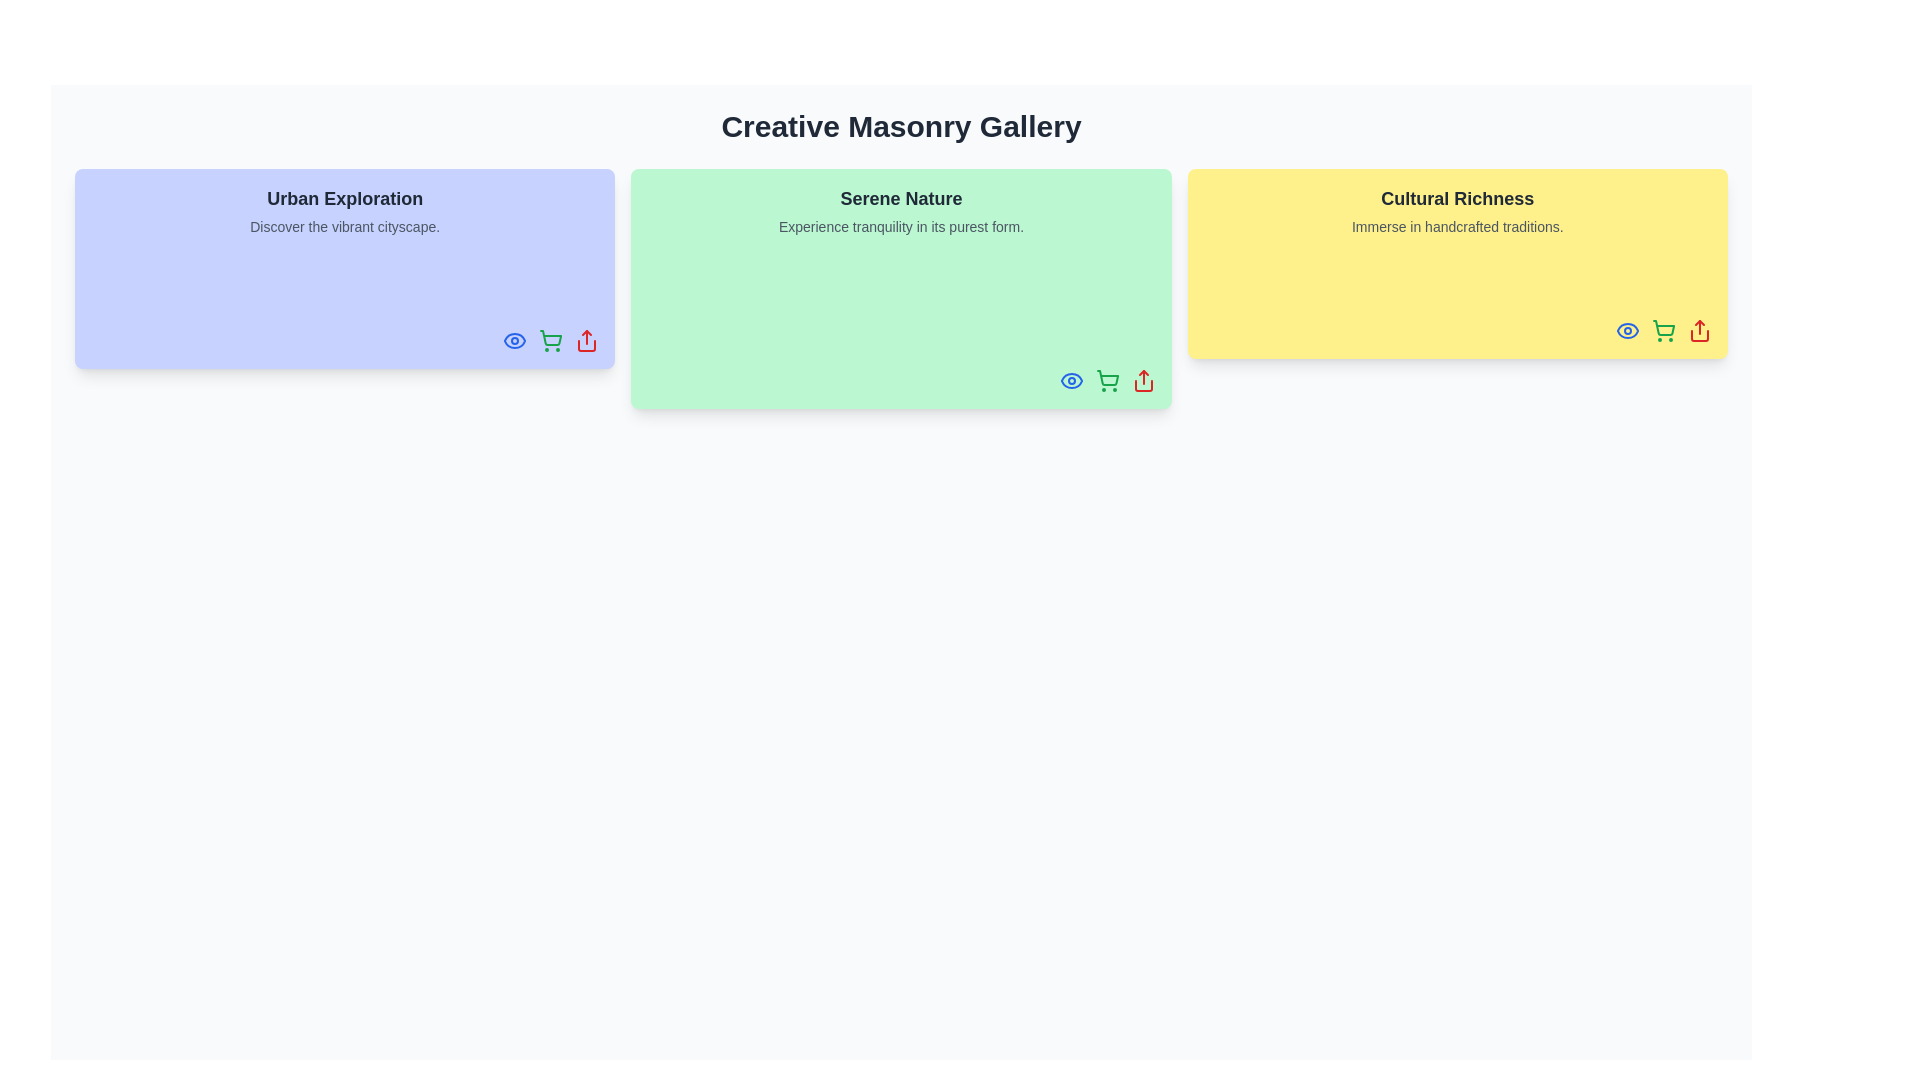 Image resolution: width=1920 pixels, height=1080 pixels. What do you see at coordinates (1143, 381) in the screenshot?
I see `the share icon button, which is red and resembles an upward arrow, located at the bottom-right corner of the 'Serene Nature' card` at bounding box center [1143, 381].